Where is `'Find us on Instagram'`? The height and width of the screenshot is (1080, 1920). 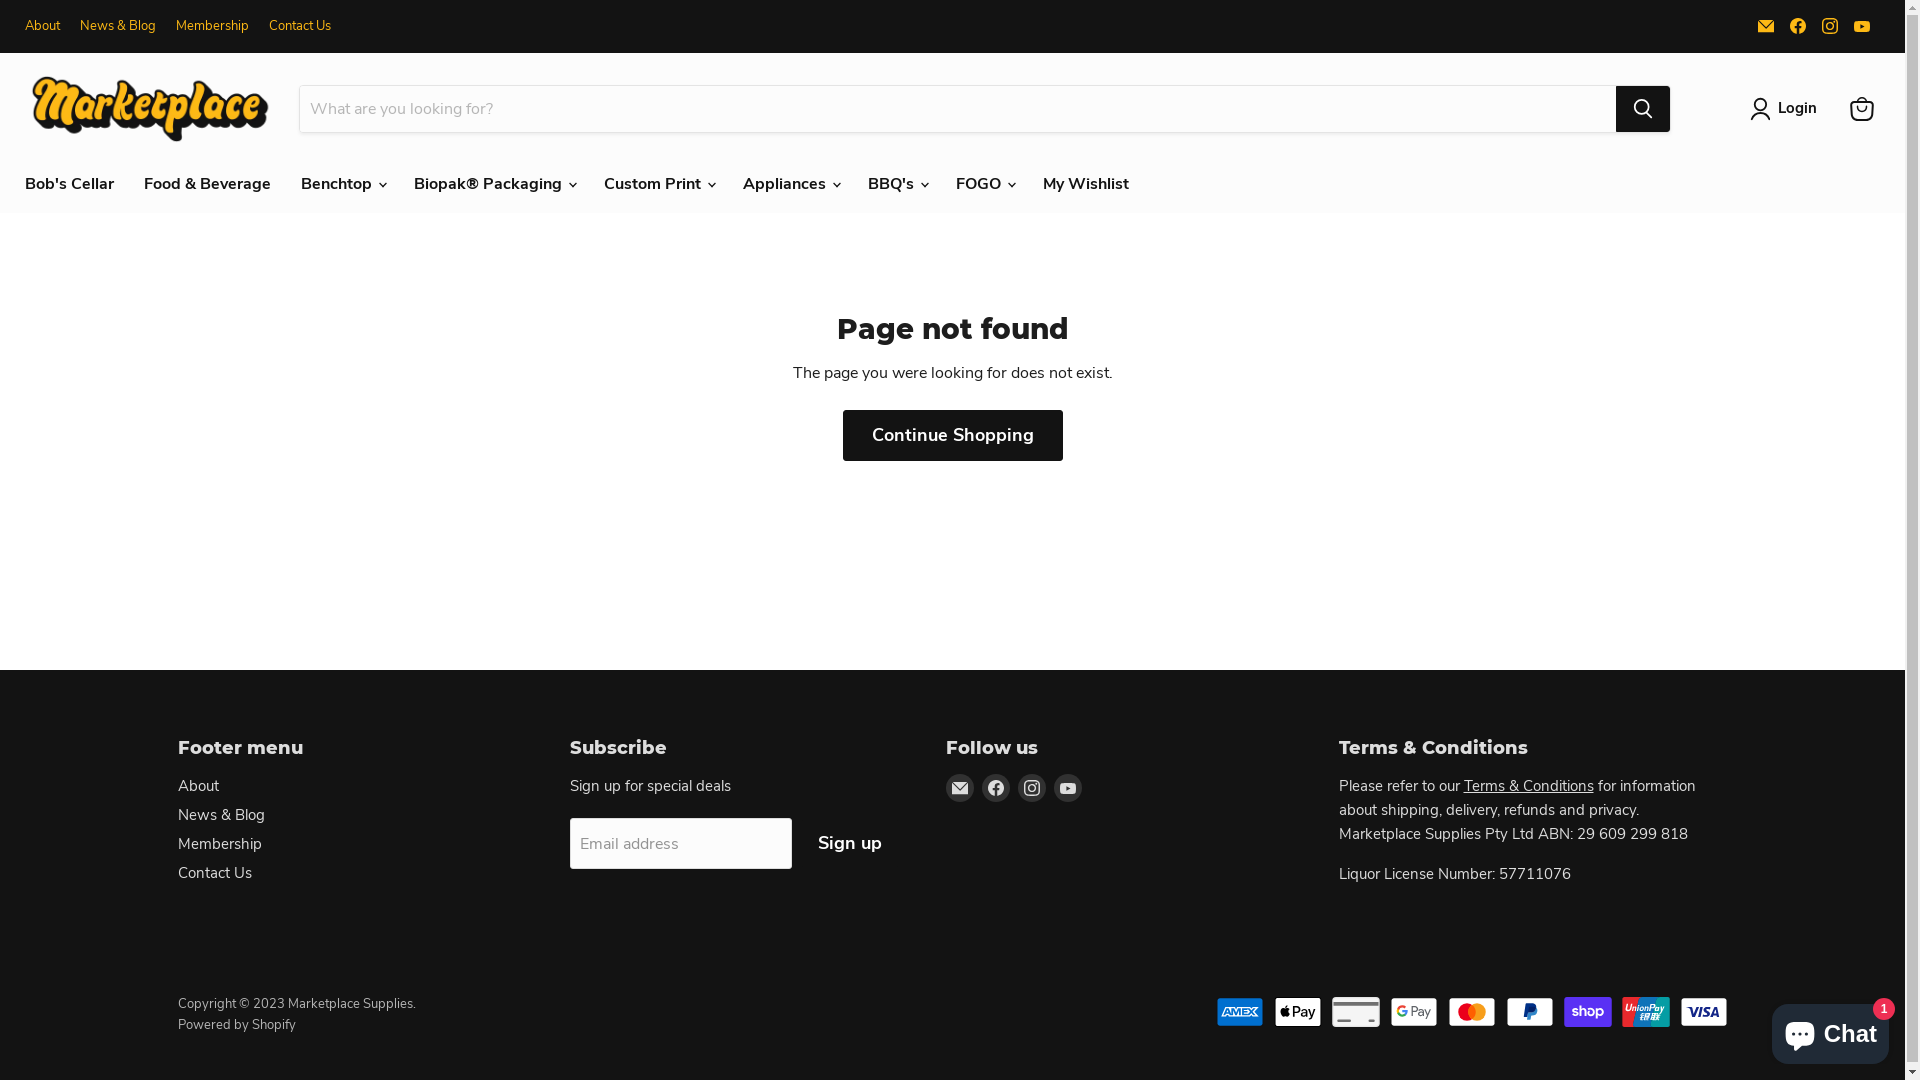 'Find us on Instagram' is located at coordinates (1829, 26).